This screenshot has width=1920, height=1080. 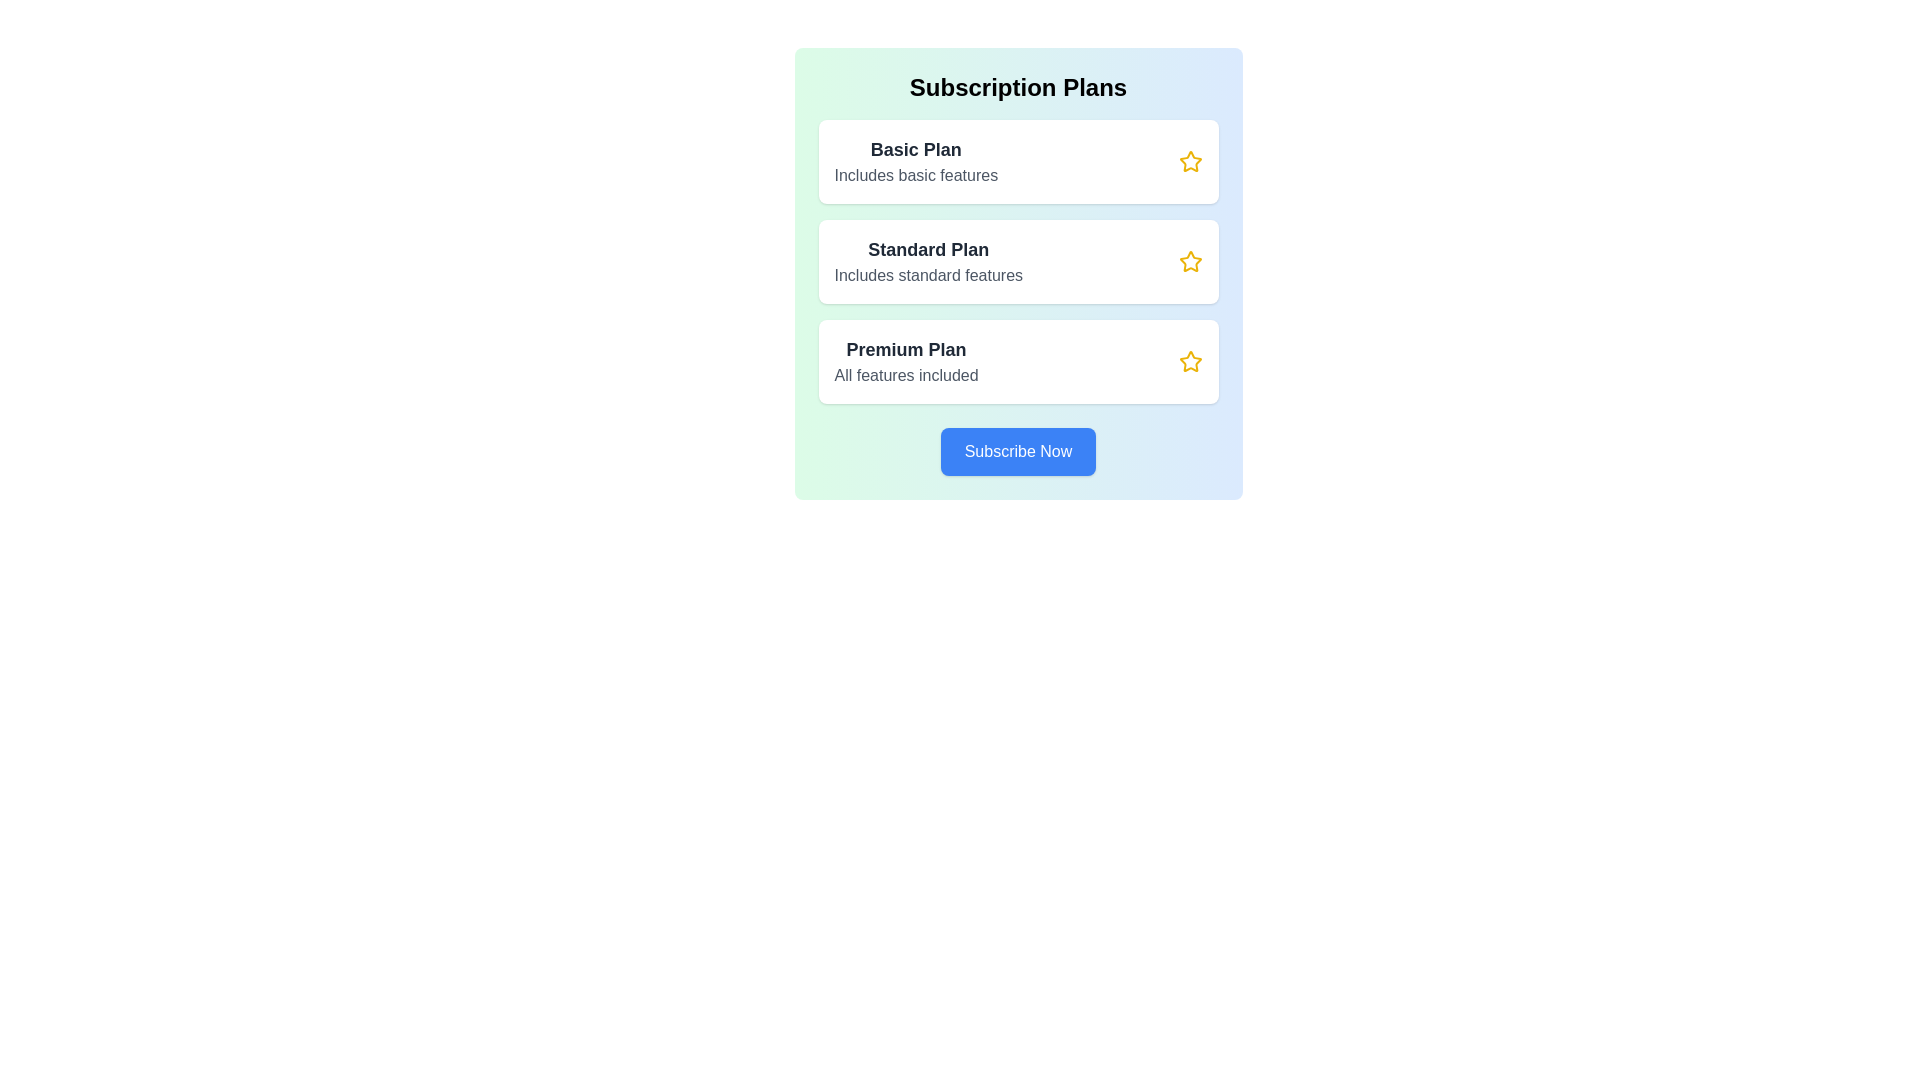 I want to click on the Premium Plan plan to see its hover effects, so click(x=1018, y=362).